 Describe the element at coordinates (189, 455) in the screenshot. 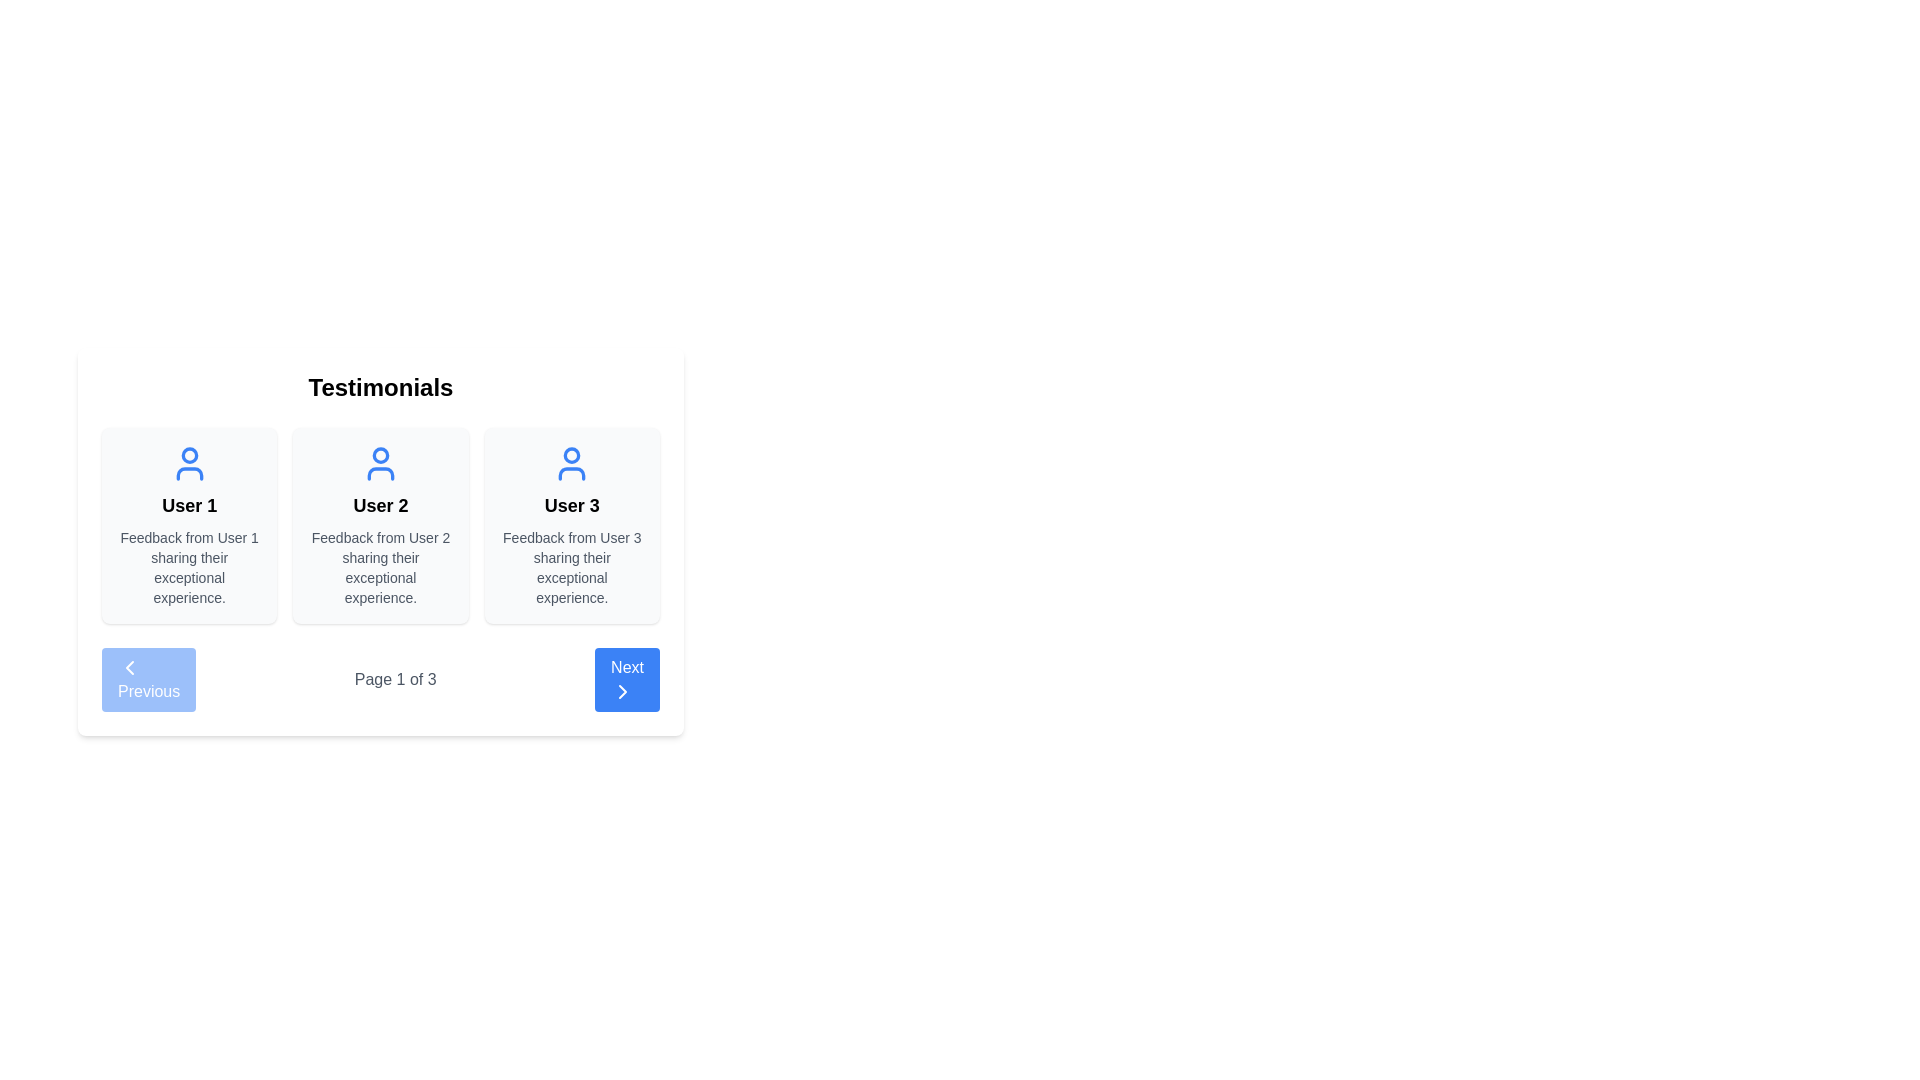

I see `the avatar icon representing 'User 1' in the first testimonial card located at the center-top of the card under the 'Testimonials' header` at that location.